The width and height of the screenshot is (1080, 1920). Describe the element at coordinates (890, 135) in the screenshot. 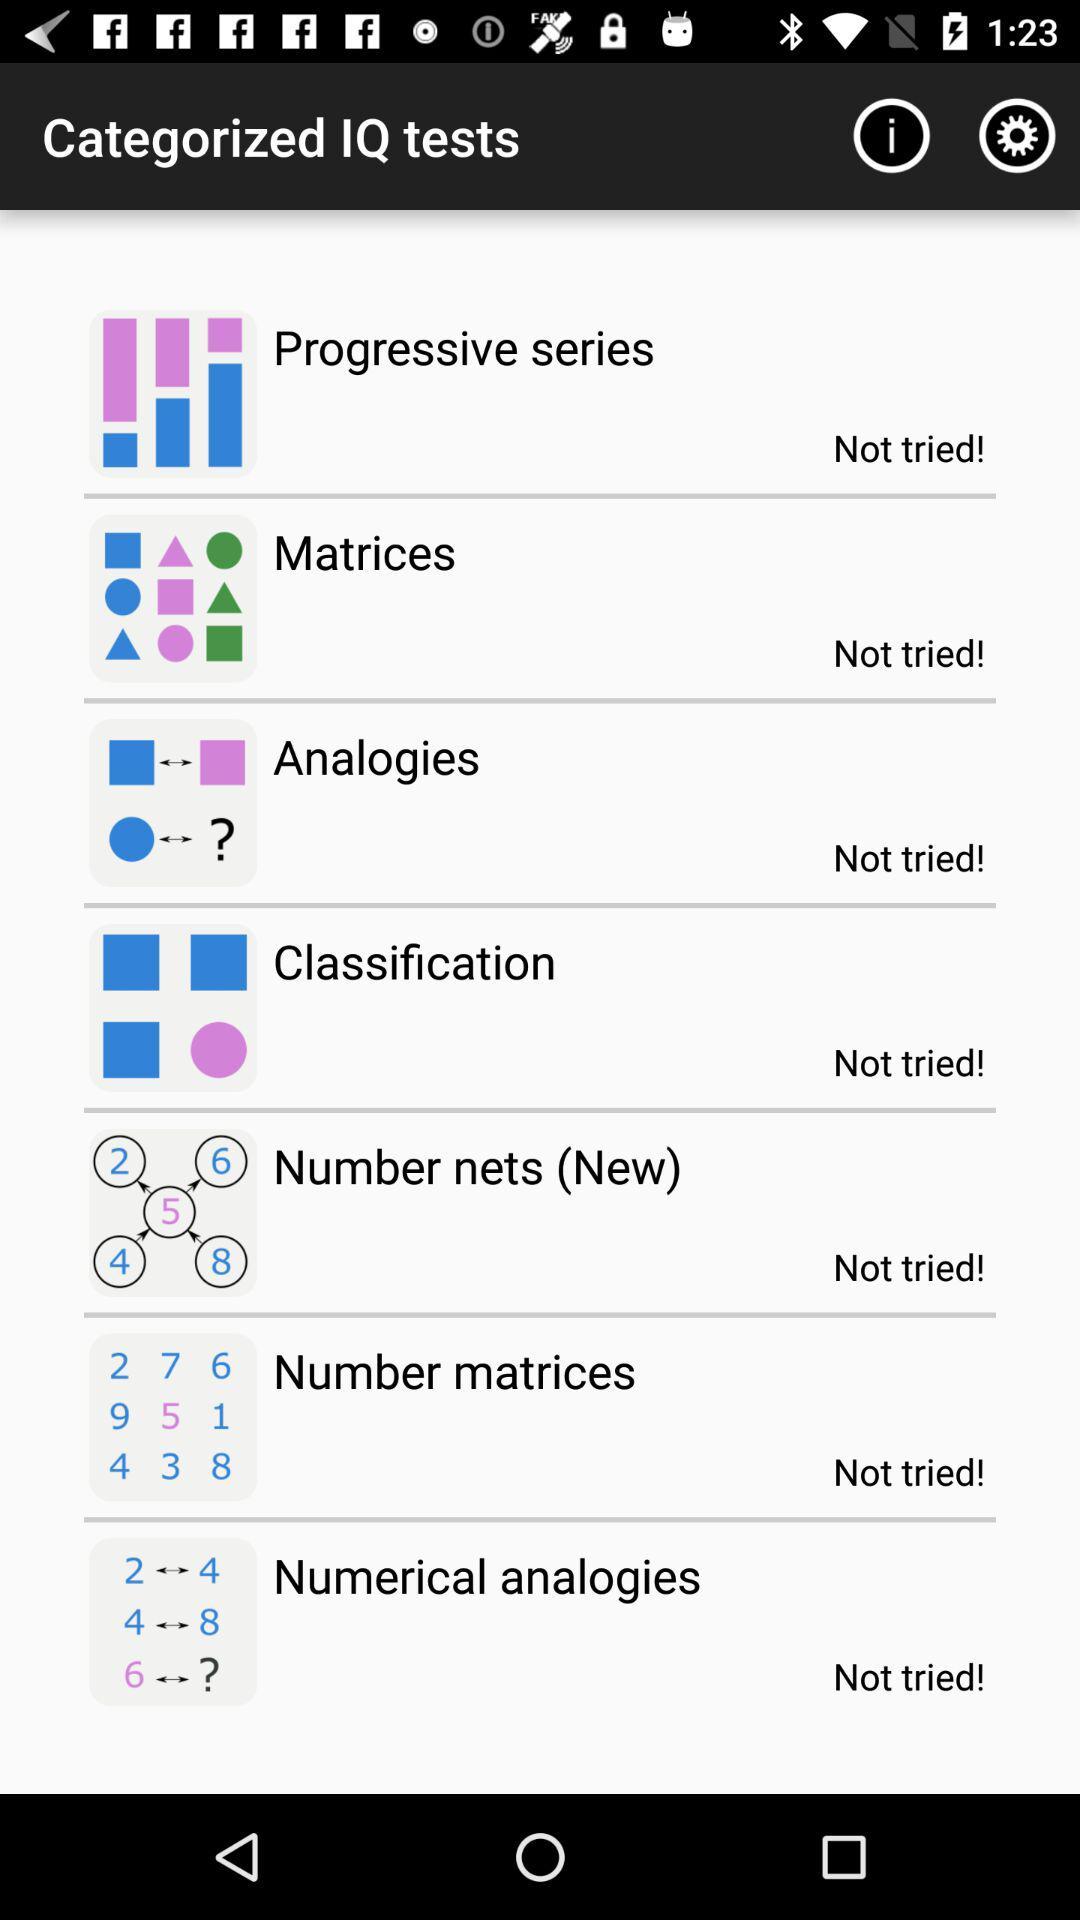

I see `item next to categorized iq tests` at that location.